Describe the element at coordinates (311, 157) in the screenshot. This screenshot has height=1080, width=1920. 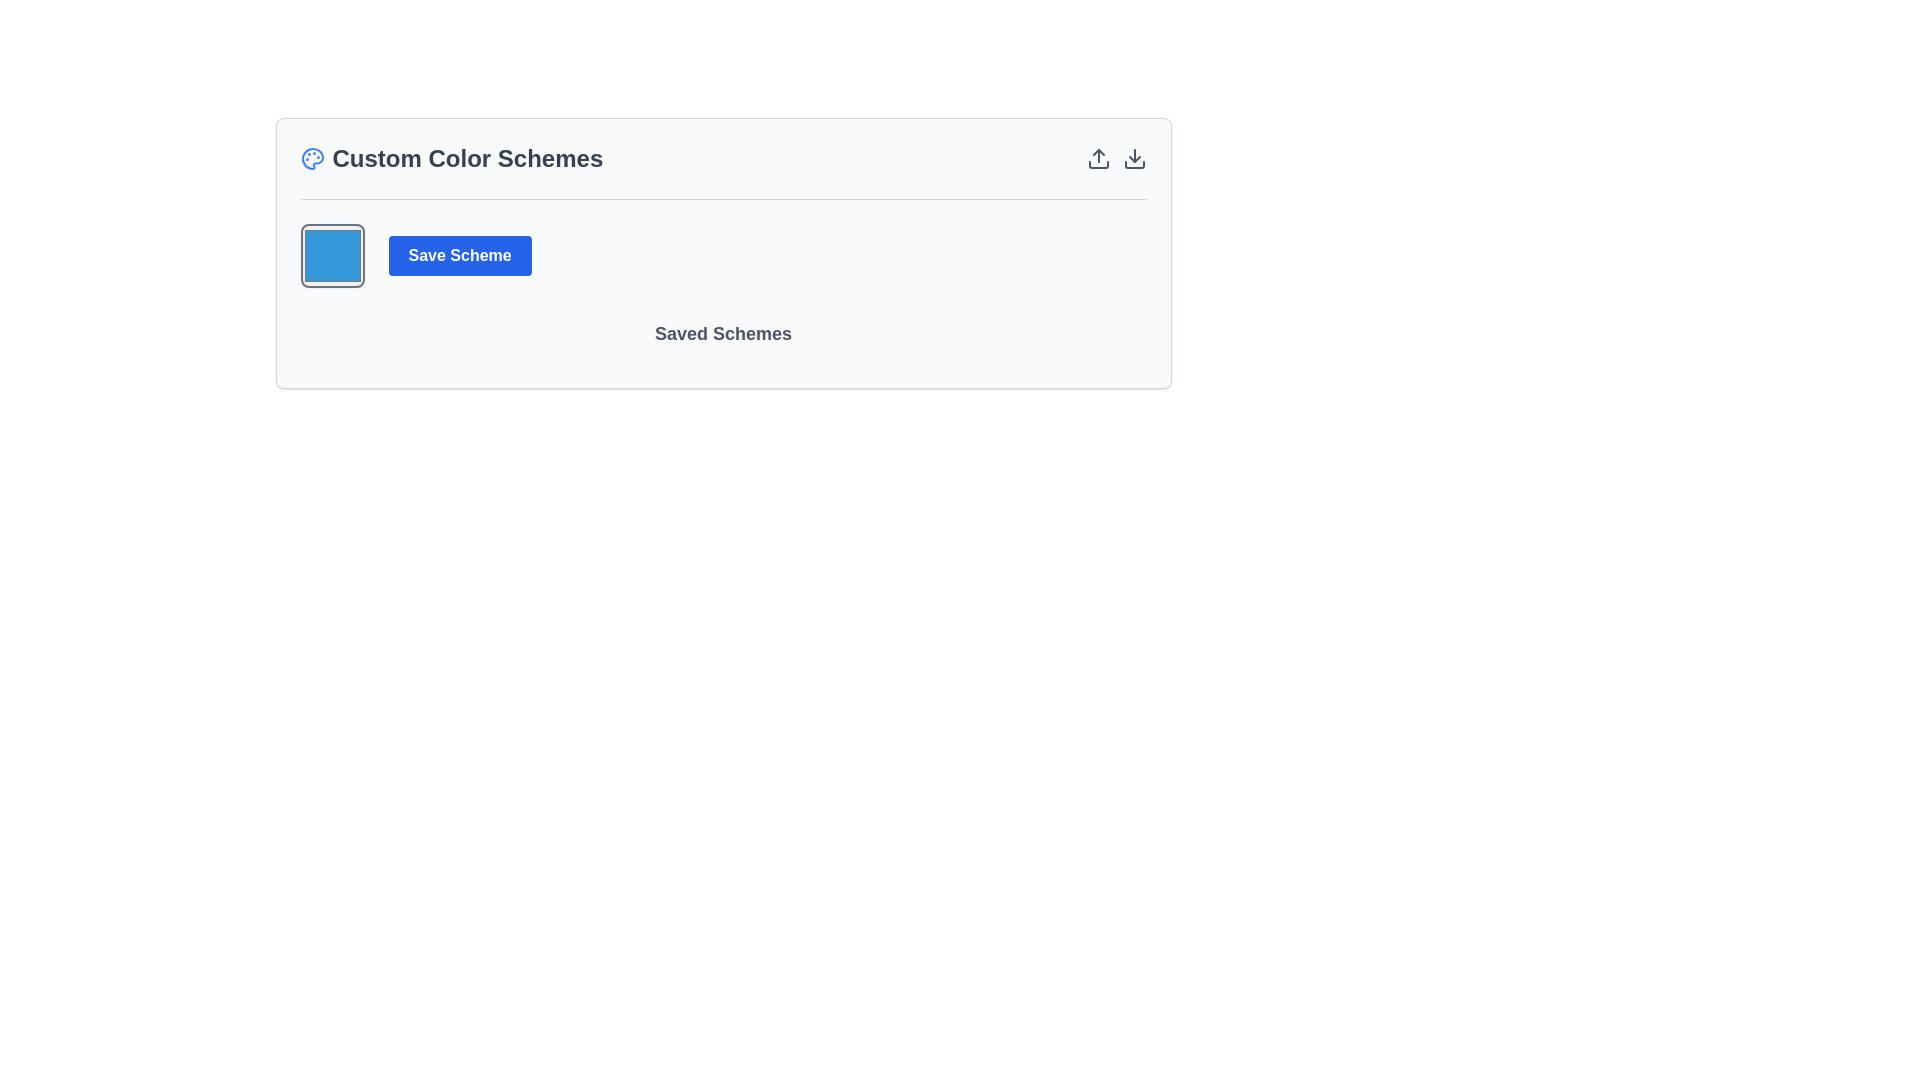
I see `the palette icon located to the left of the 'Custom Color Schemes' section title` at that location.